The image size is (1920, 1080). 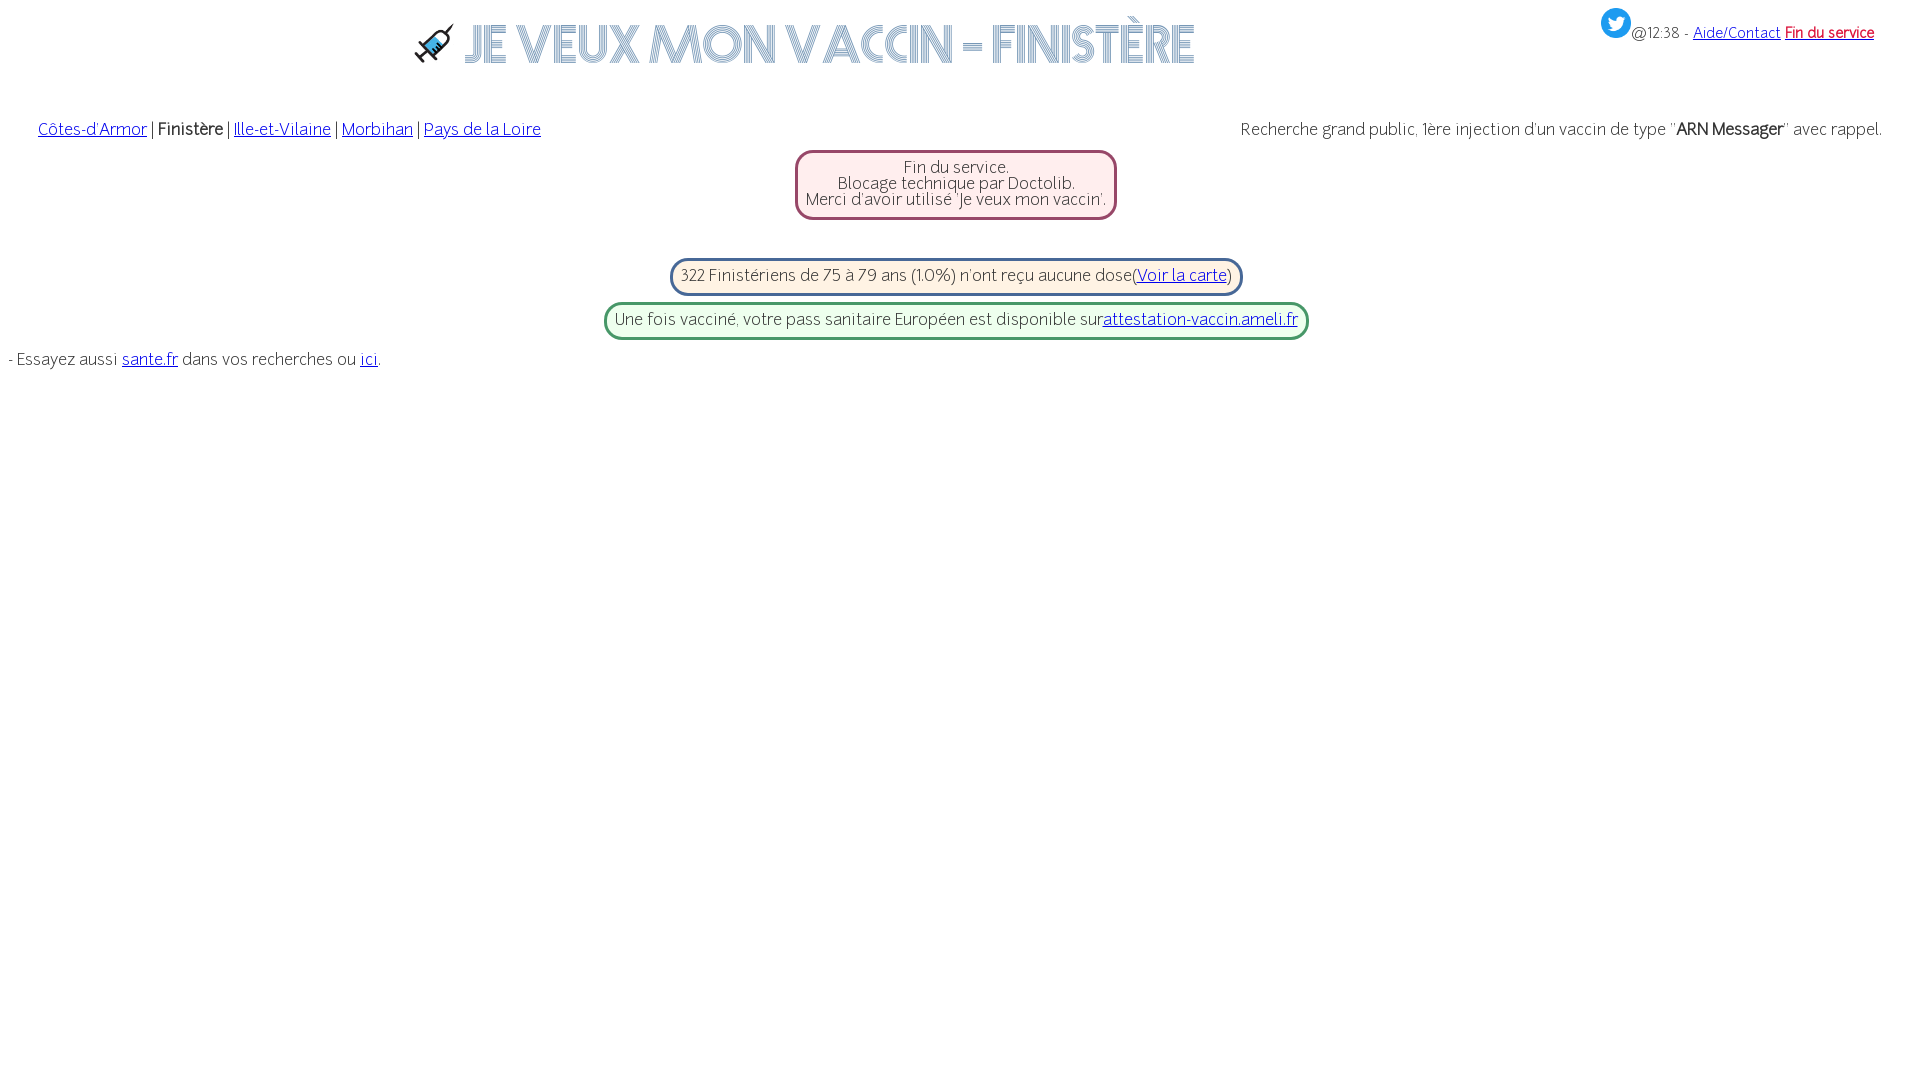 What do you see at coordinates (281, 131) in the screenshot?
I see `'Ille-et-Vilaine'` at bounding box center [281, 131].